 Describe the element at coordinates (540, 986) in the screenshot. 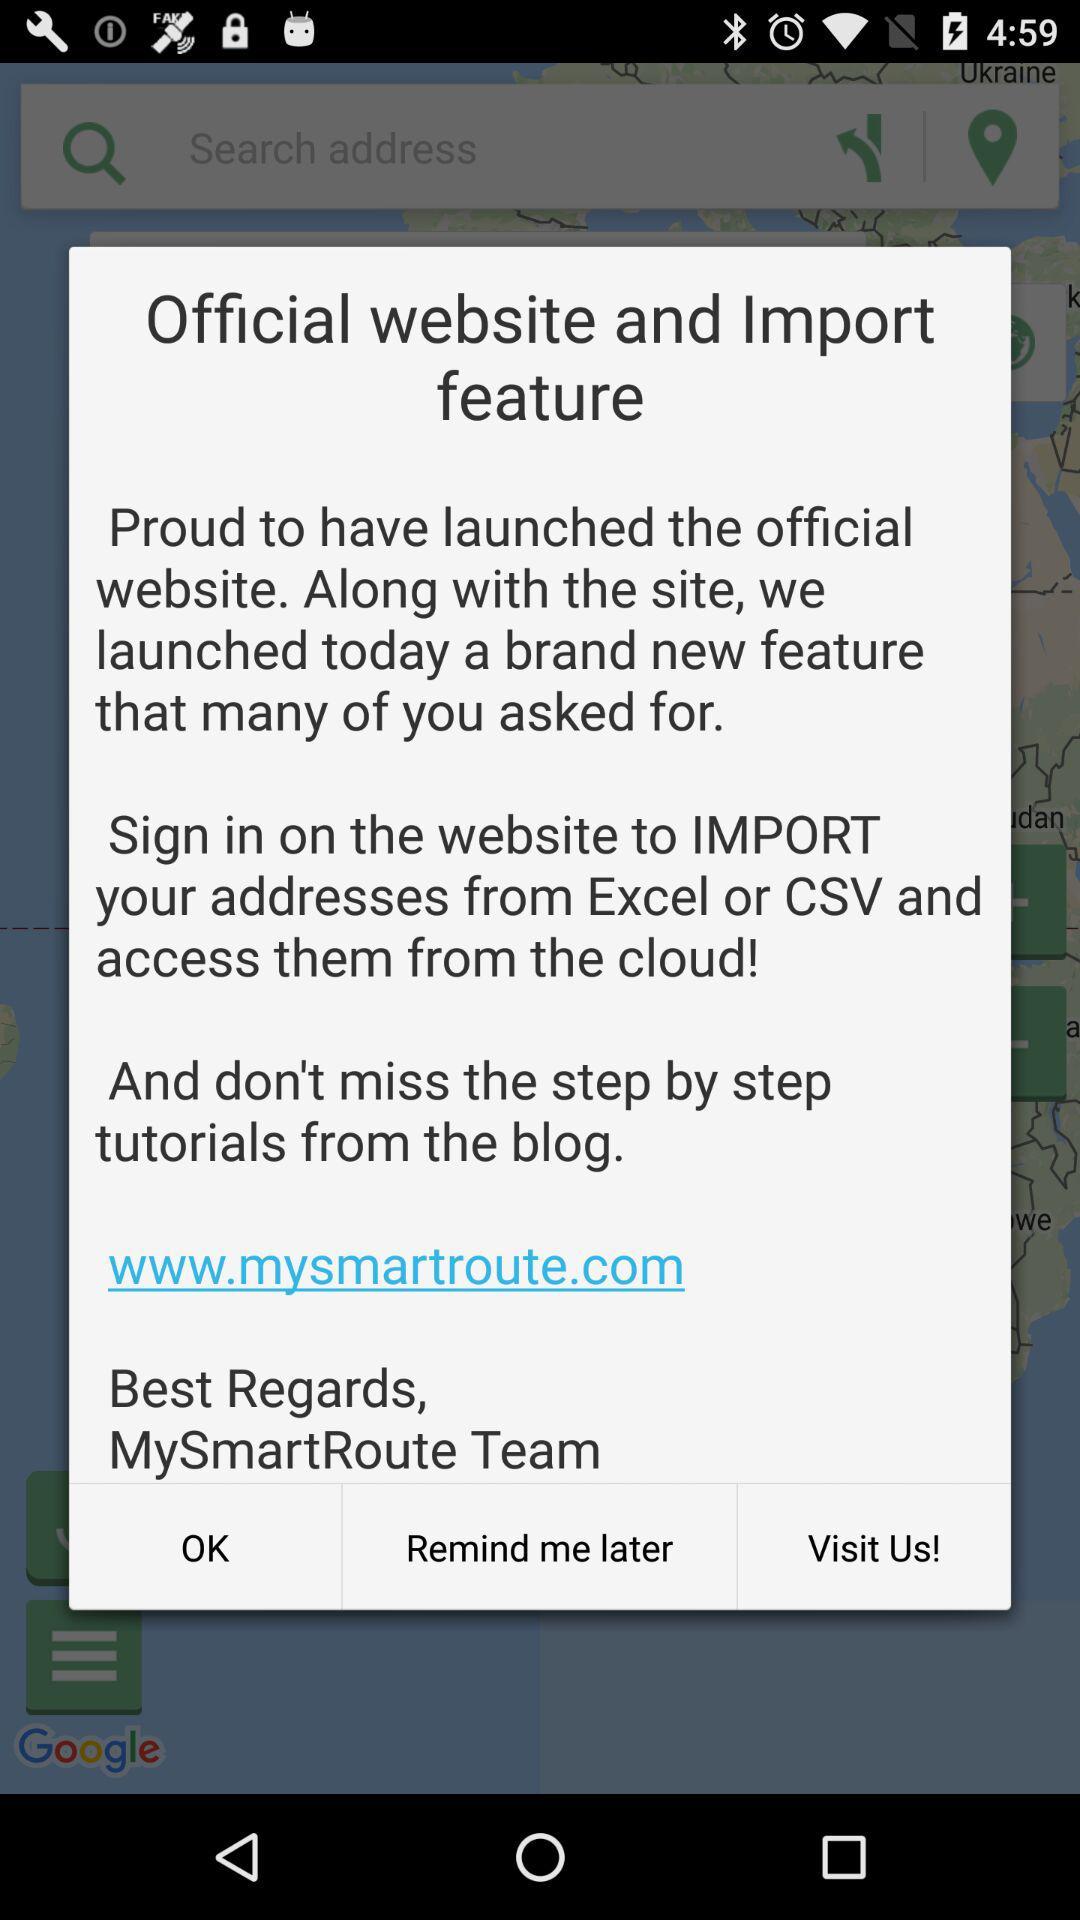

I see `the item at the center` at that location.